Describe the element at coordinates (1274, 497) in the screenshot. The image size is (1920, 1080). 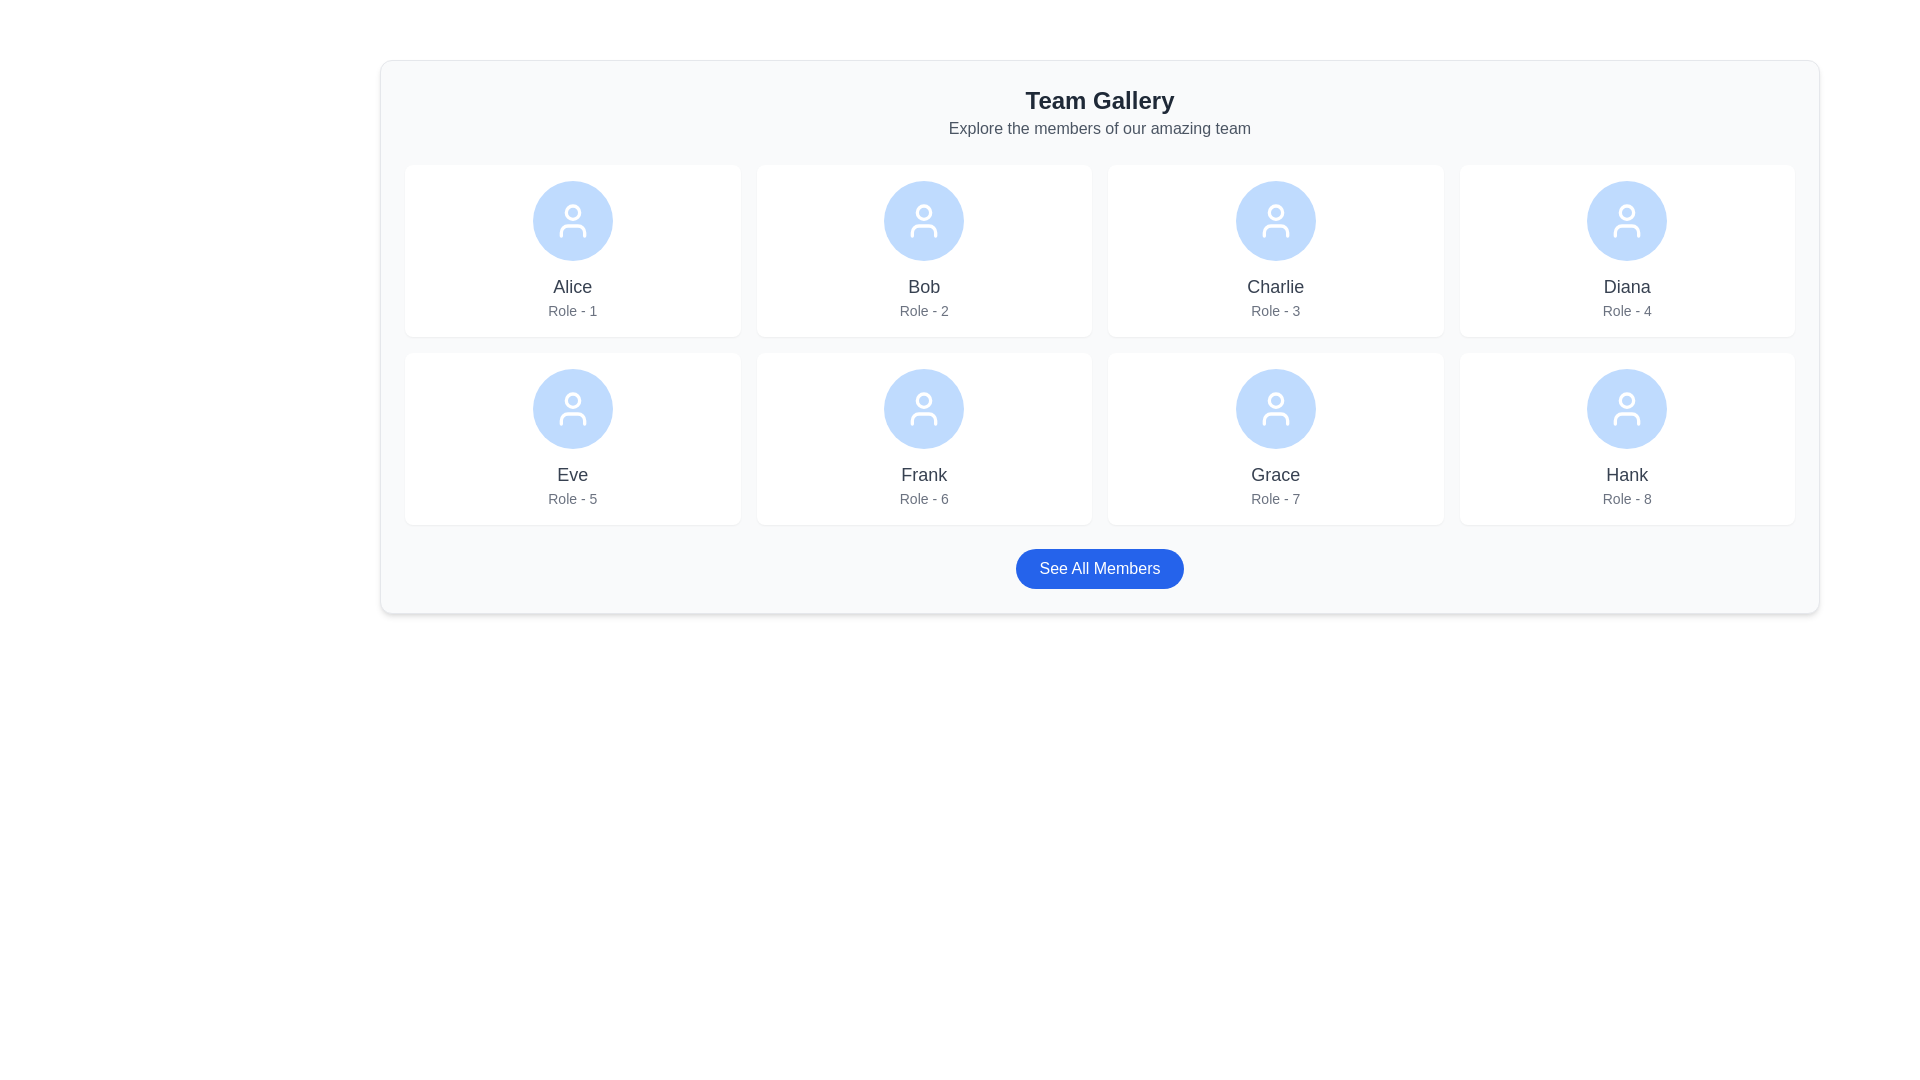
I see `text label indicating the role information assigned to 'Grace', which is centrally located below the circular icon and the name 'Grace' within the card in the second row and third column of the grid layout` at that location.